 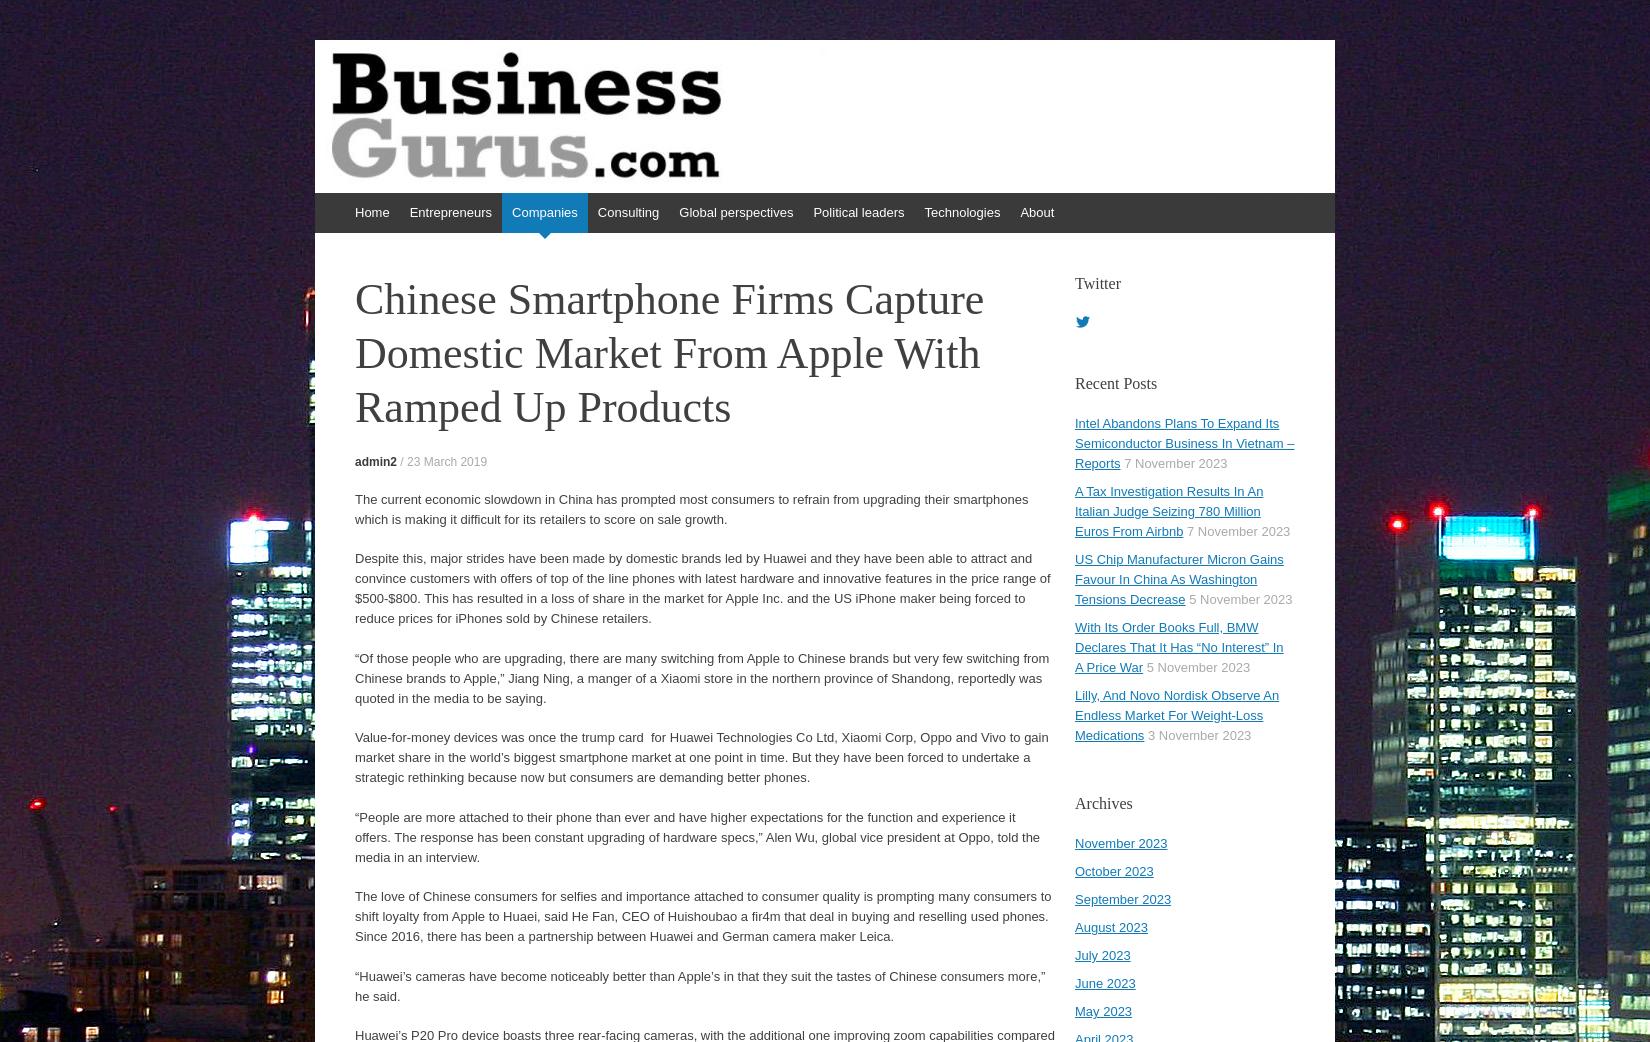 What do you see at coordinates (1121, 843) in the screenshot?
I see `'November 2023'` at bounding box center [1121, 843].